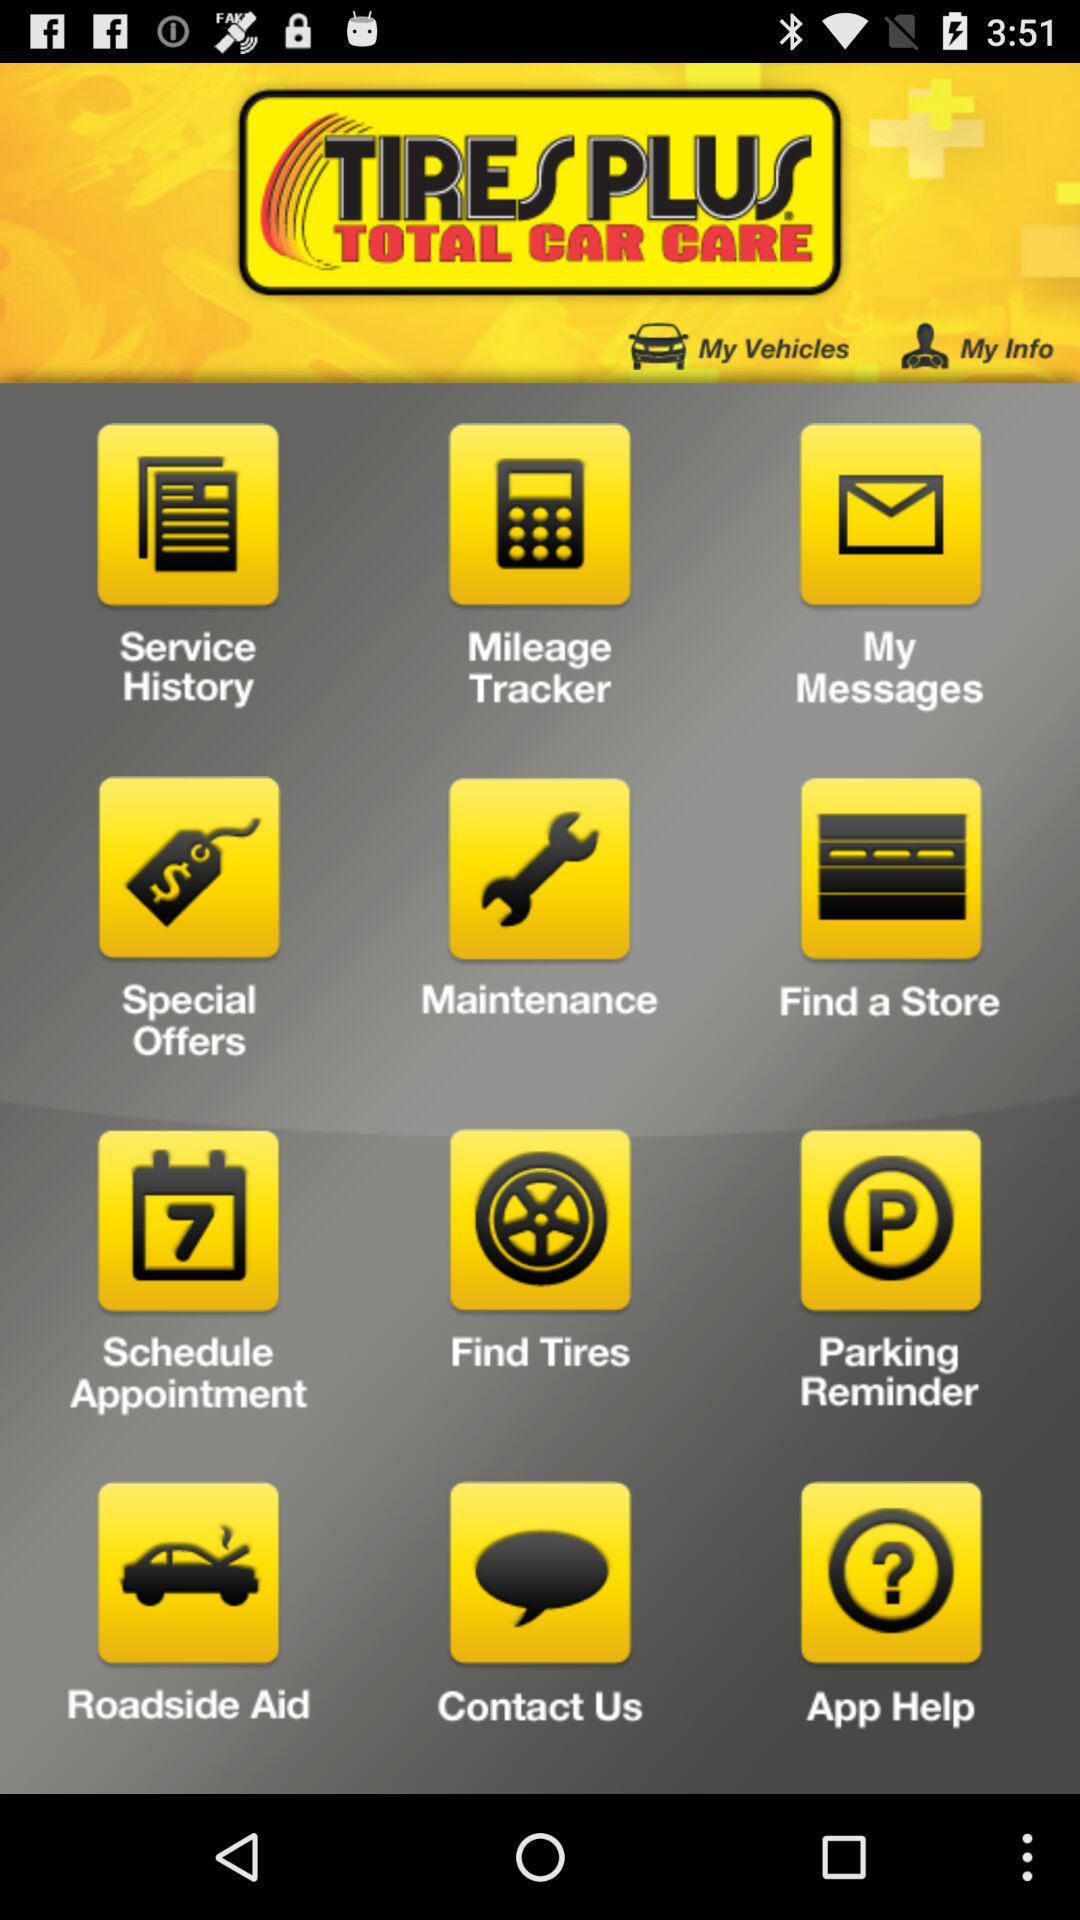 The width and height of the screenshot is (1080, 1920). What do you see at coordinates (890, 1630) in the screenshot?
I see `app help` at bounding box center [890, 1630].